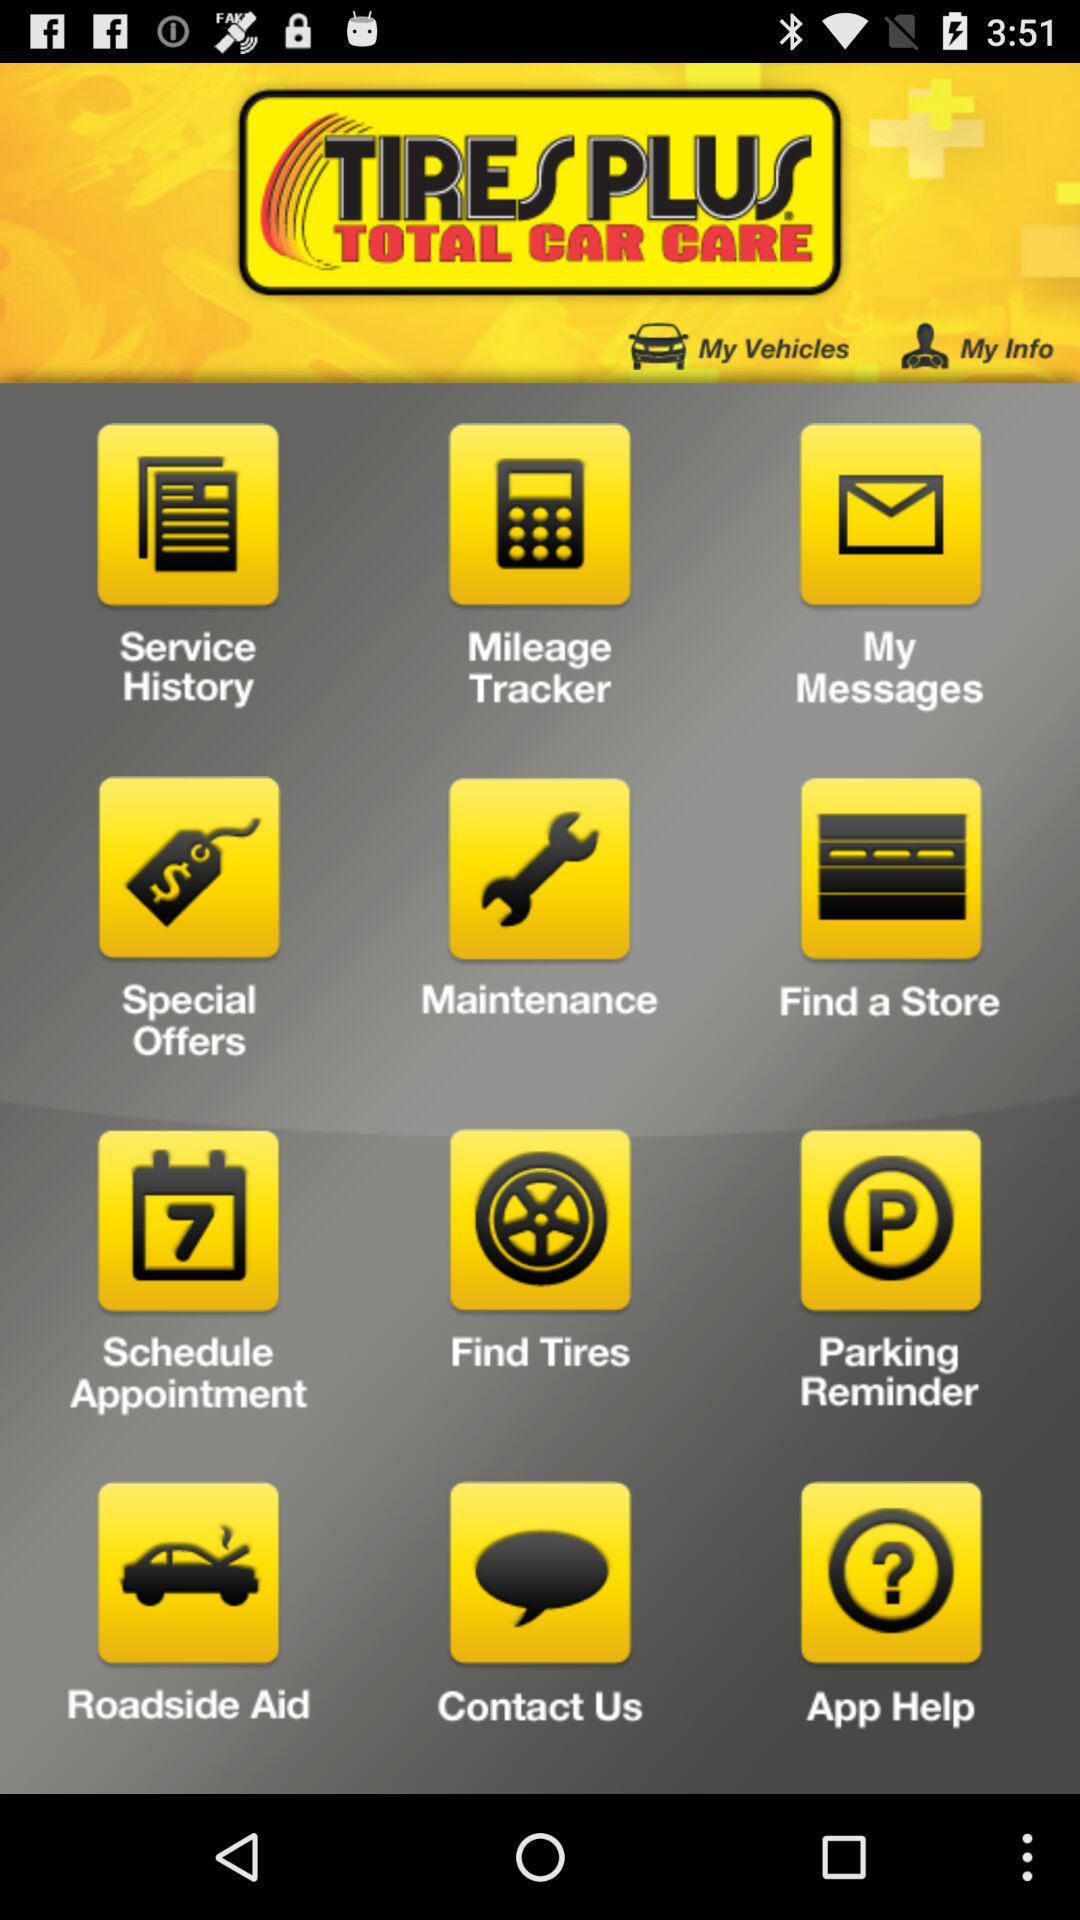 The width and height of the screenshot is (1080, 1920). What do you see at coordinates (890, 1630) in the screenshot?
I see `app help` at bounding box center [890, 1630].